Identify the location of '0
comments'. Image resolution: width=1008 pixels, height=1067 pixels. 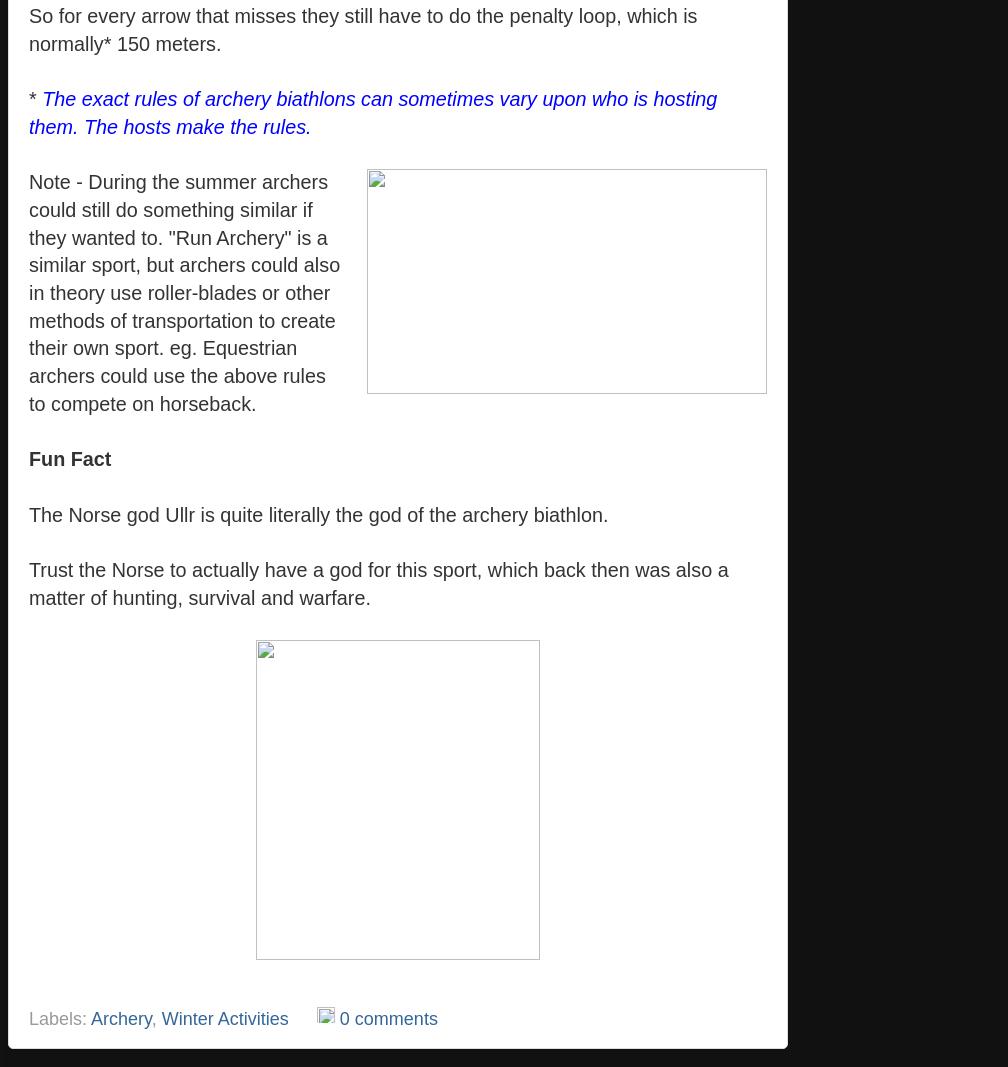
(387, 1018).